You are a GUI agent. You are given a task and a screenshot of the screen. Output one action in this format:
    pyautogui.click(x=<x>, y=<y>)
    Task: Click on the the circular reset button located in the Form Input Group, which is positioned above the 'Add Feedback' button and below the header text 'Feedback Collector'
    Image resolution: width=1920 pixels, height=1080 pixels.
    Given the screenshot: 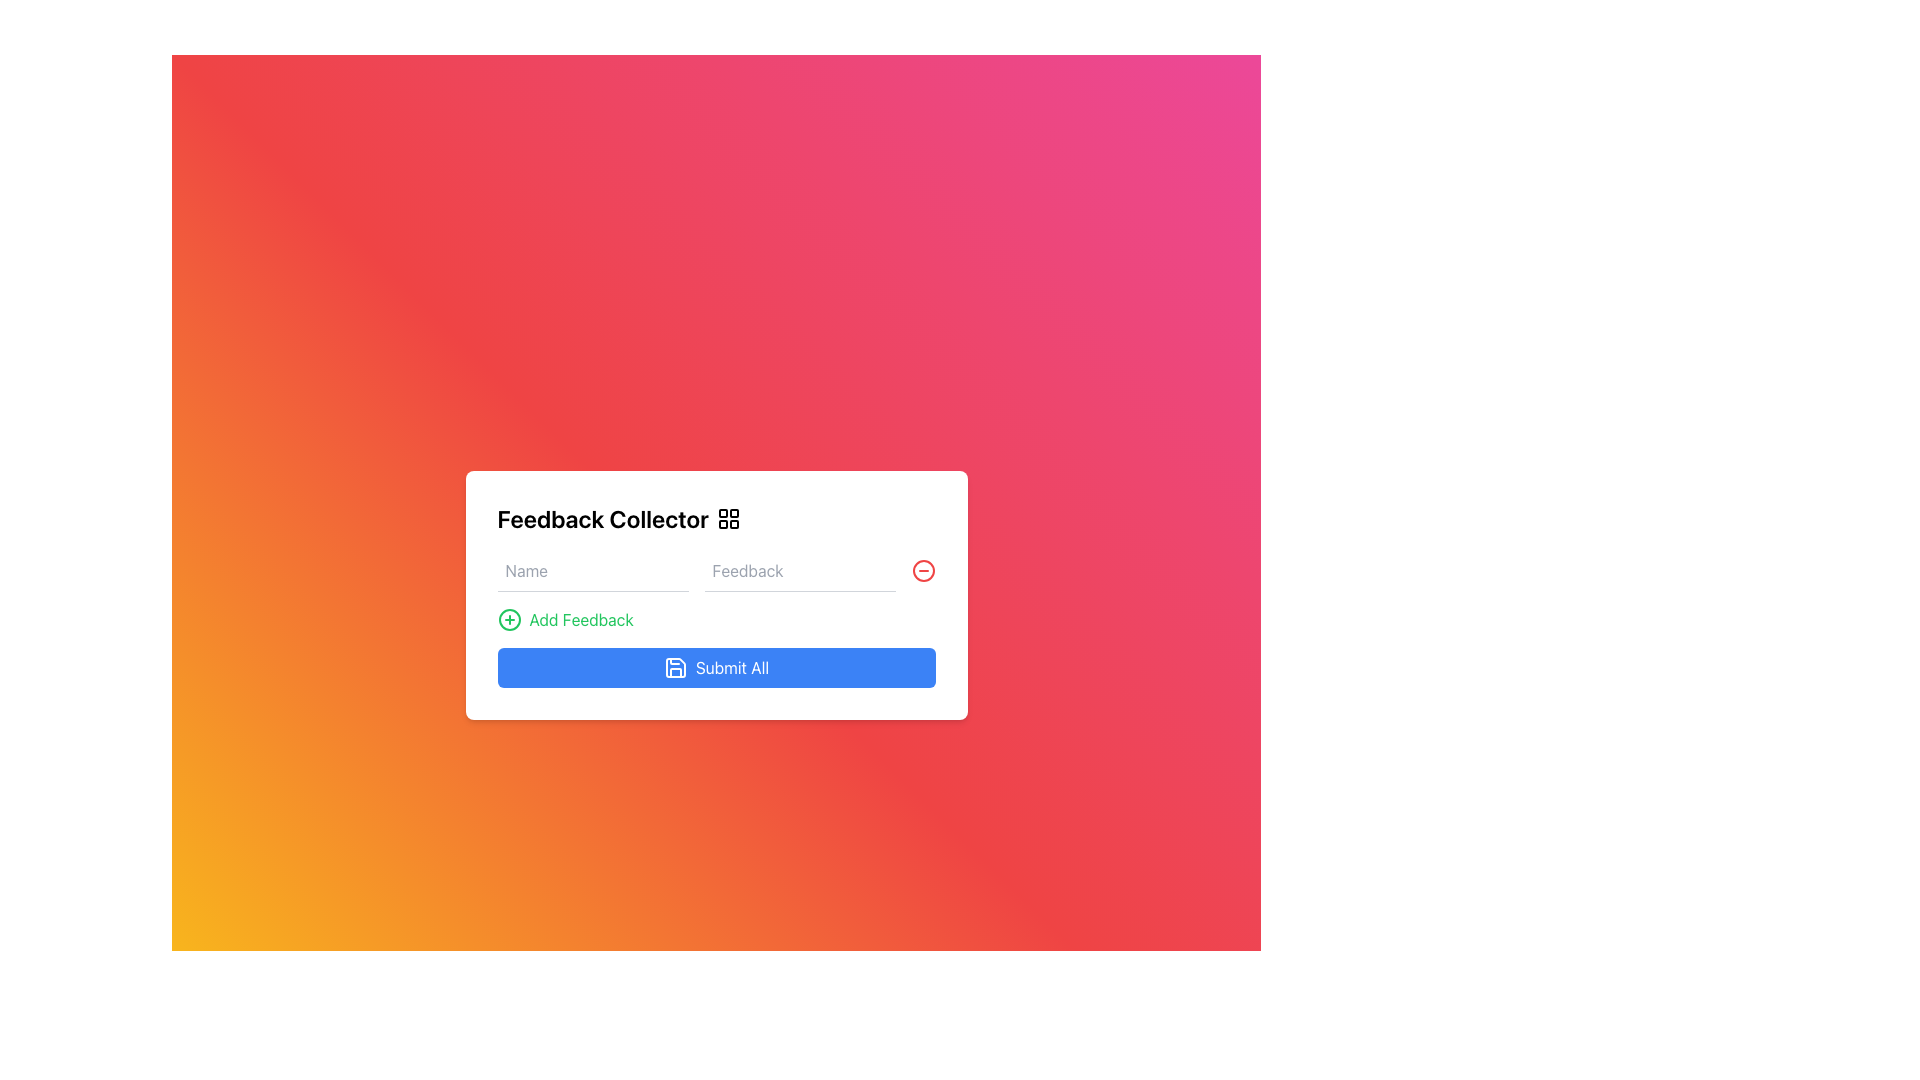 What is the action you would take?
    pyautogui.click(x=716, y=570)
    